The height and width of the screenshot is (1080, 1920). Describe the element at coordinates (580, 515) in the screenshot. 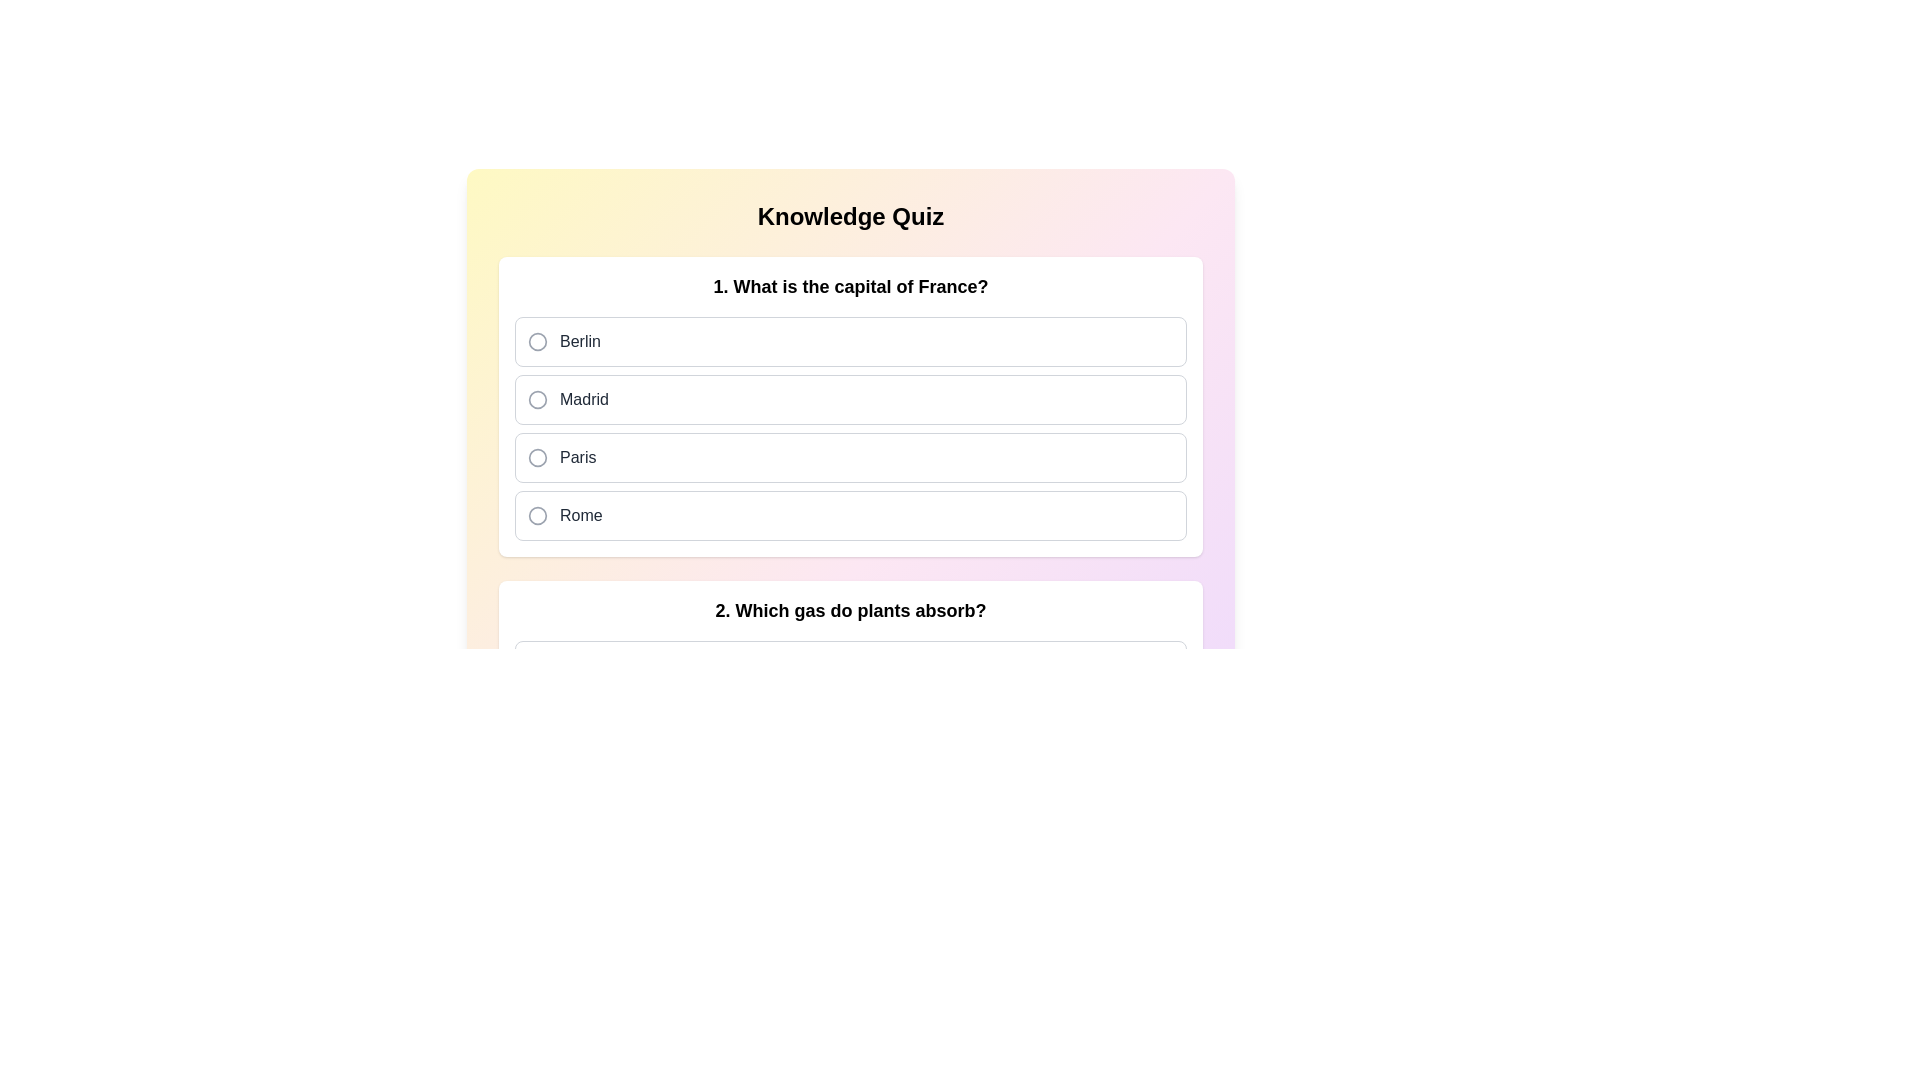

I see `the text label 'Rome' associated with the radio button indicating the answer to 'What is the capital of France?'` at that location.